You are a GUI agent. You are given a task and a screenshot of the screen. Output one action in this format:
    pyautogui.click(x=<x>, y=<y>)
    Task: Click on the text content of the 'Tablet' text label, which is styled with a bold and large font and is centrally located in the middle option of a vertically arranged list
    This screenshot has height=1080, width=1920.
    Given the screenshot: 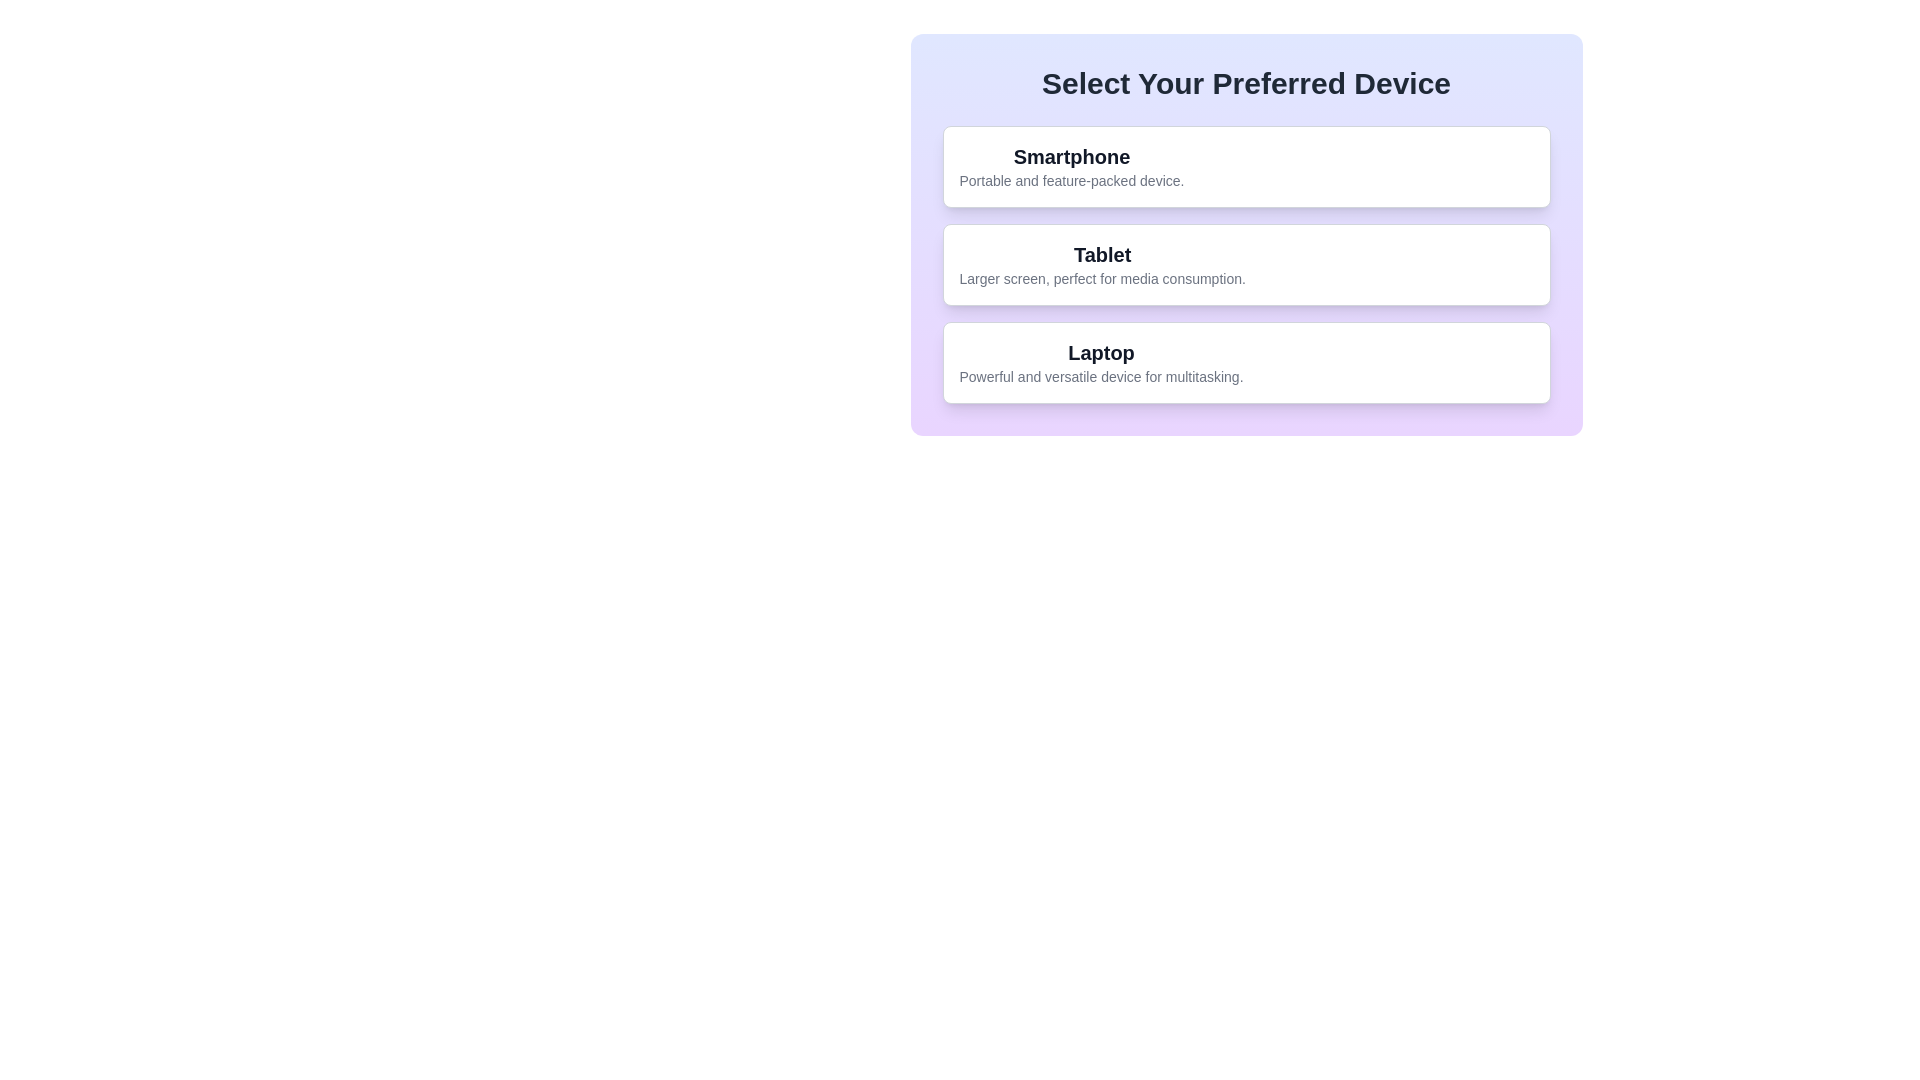 What is the action you would take?
    pyautogui.click(x=1101, y=253)
    